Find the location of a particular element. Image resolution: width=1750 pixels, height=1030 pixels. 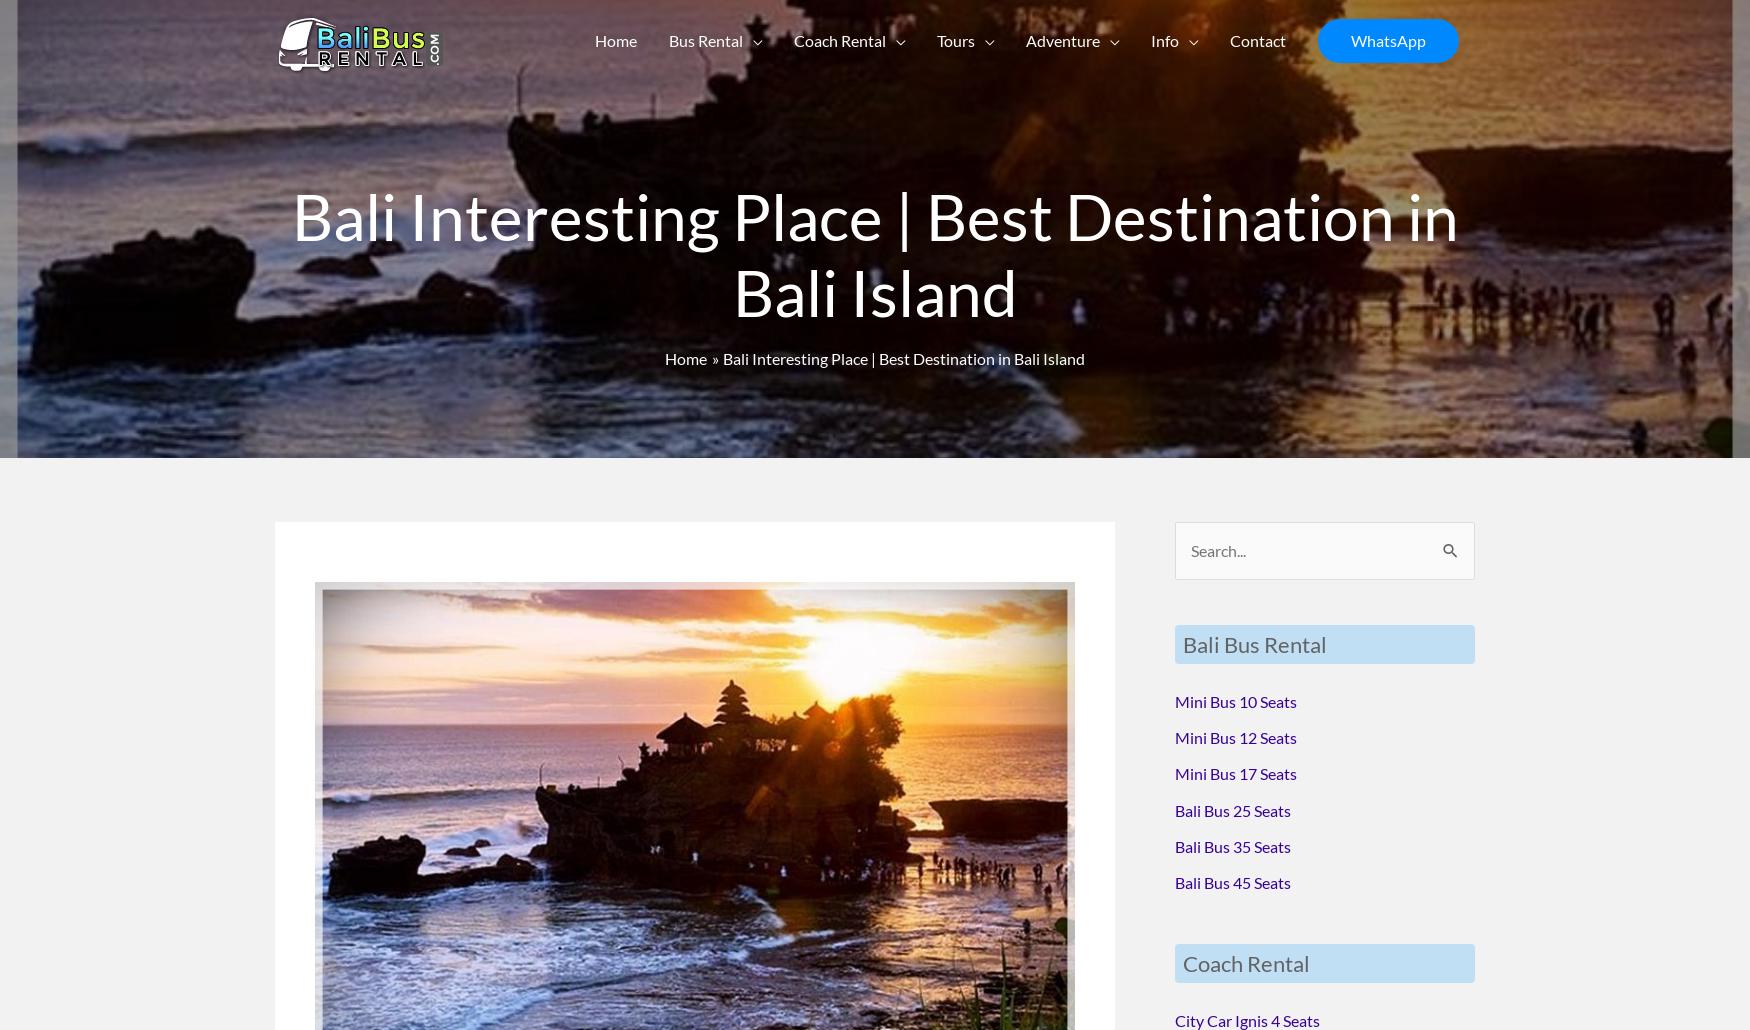

'Bali Bus 25 Seats' is located at coordinates (1173, 808).